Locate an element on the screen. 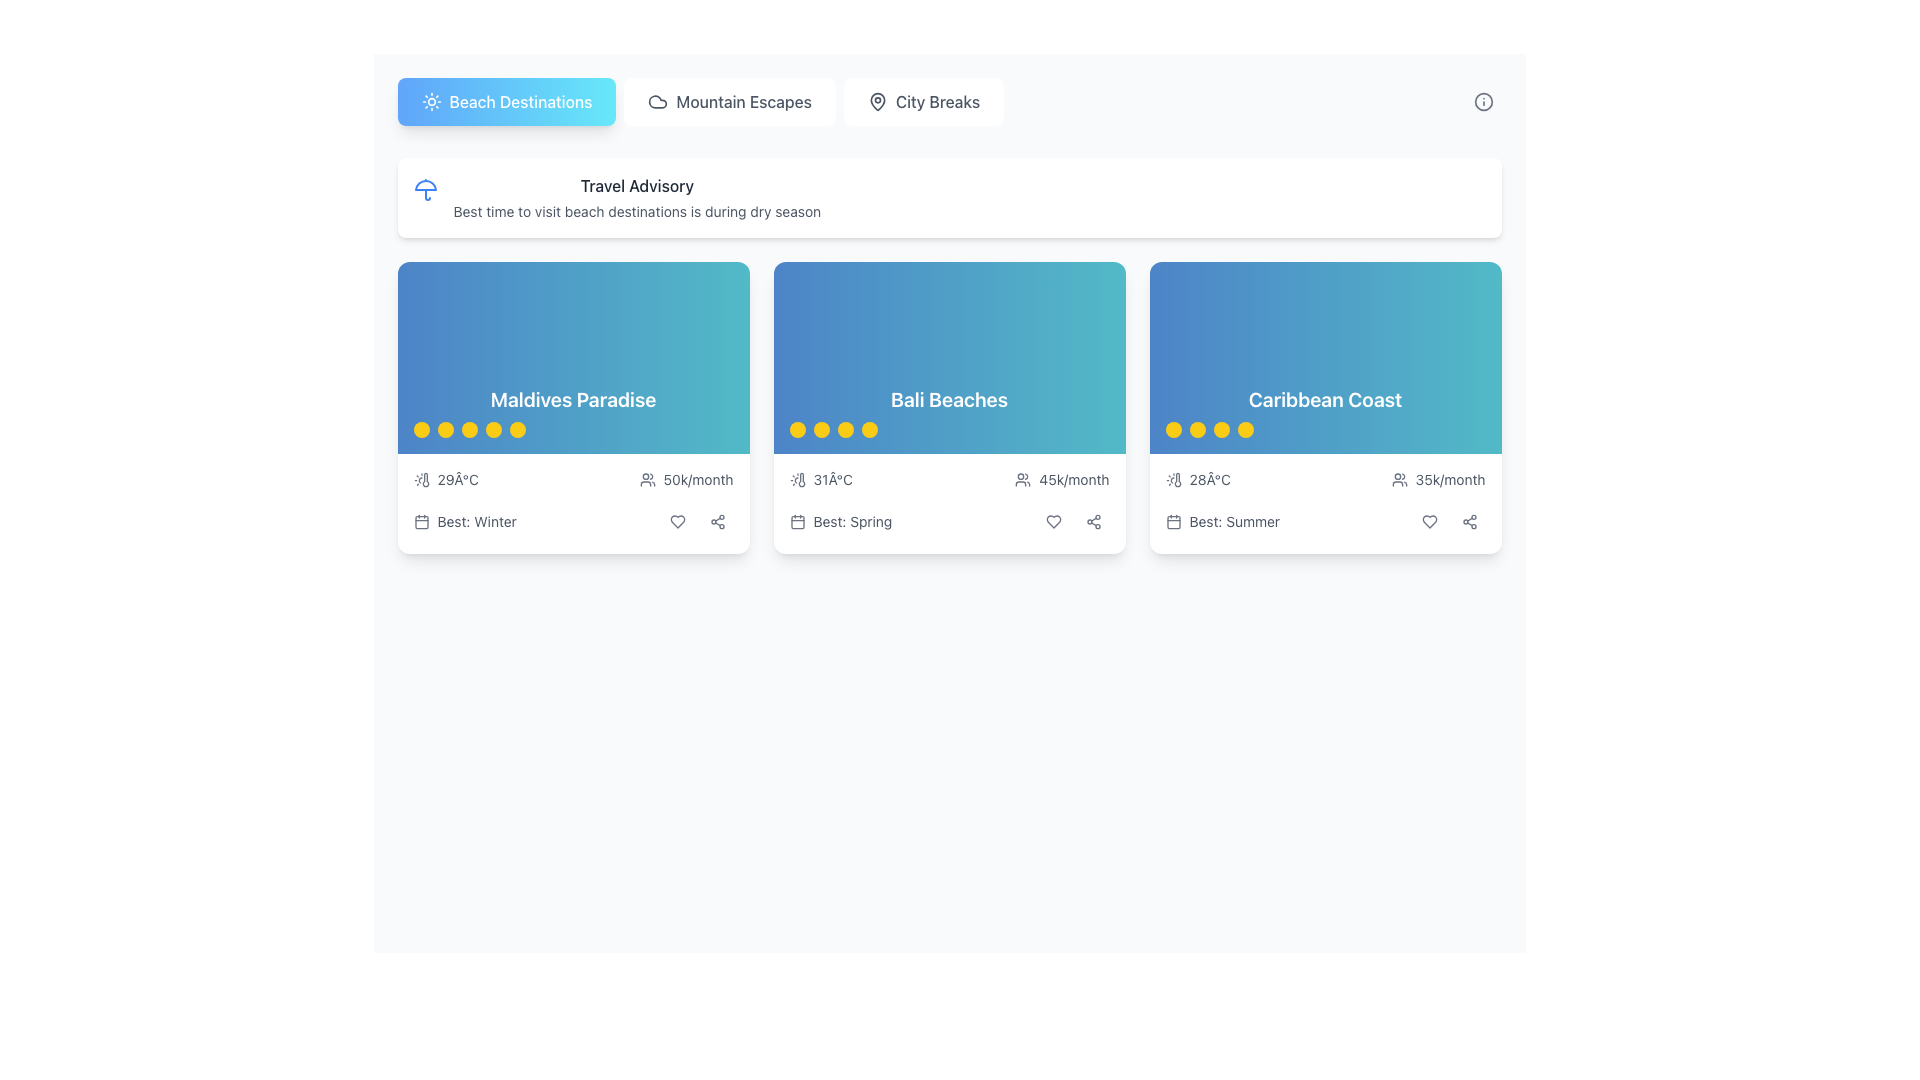 Image resolution: width=1920 pixels, height=1080 pixels. the circular Share Button featuring a share icon with three connected circles, located in the bottom-right corner of the 'Caribbean Coast' card, to share the card is located at coordinates (1469, 520).